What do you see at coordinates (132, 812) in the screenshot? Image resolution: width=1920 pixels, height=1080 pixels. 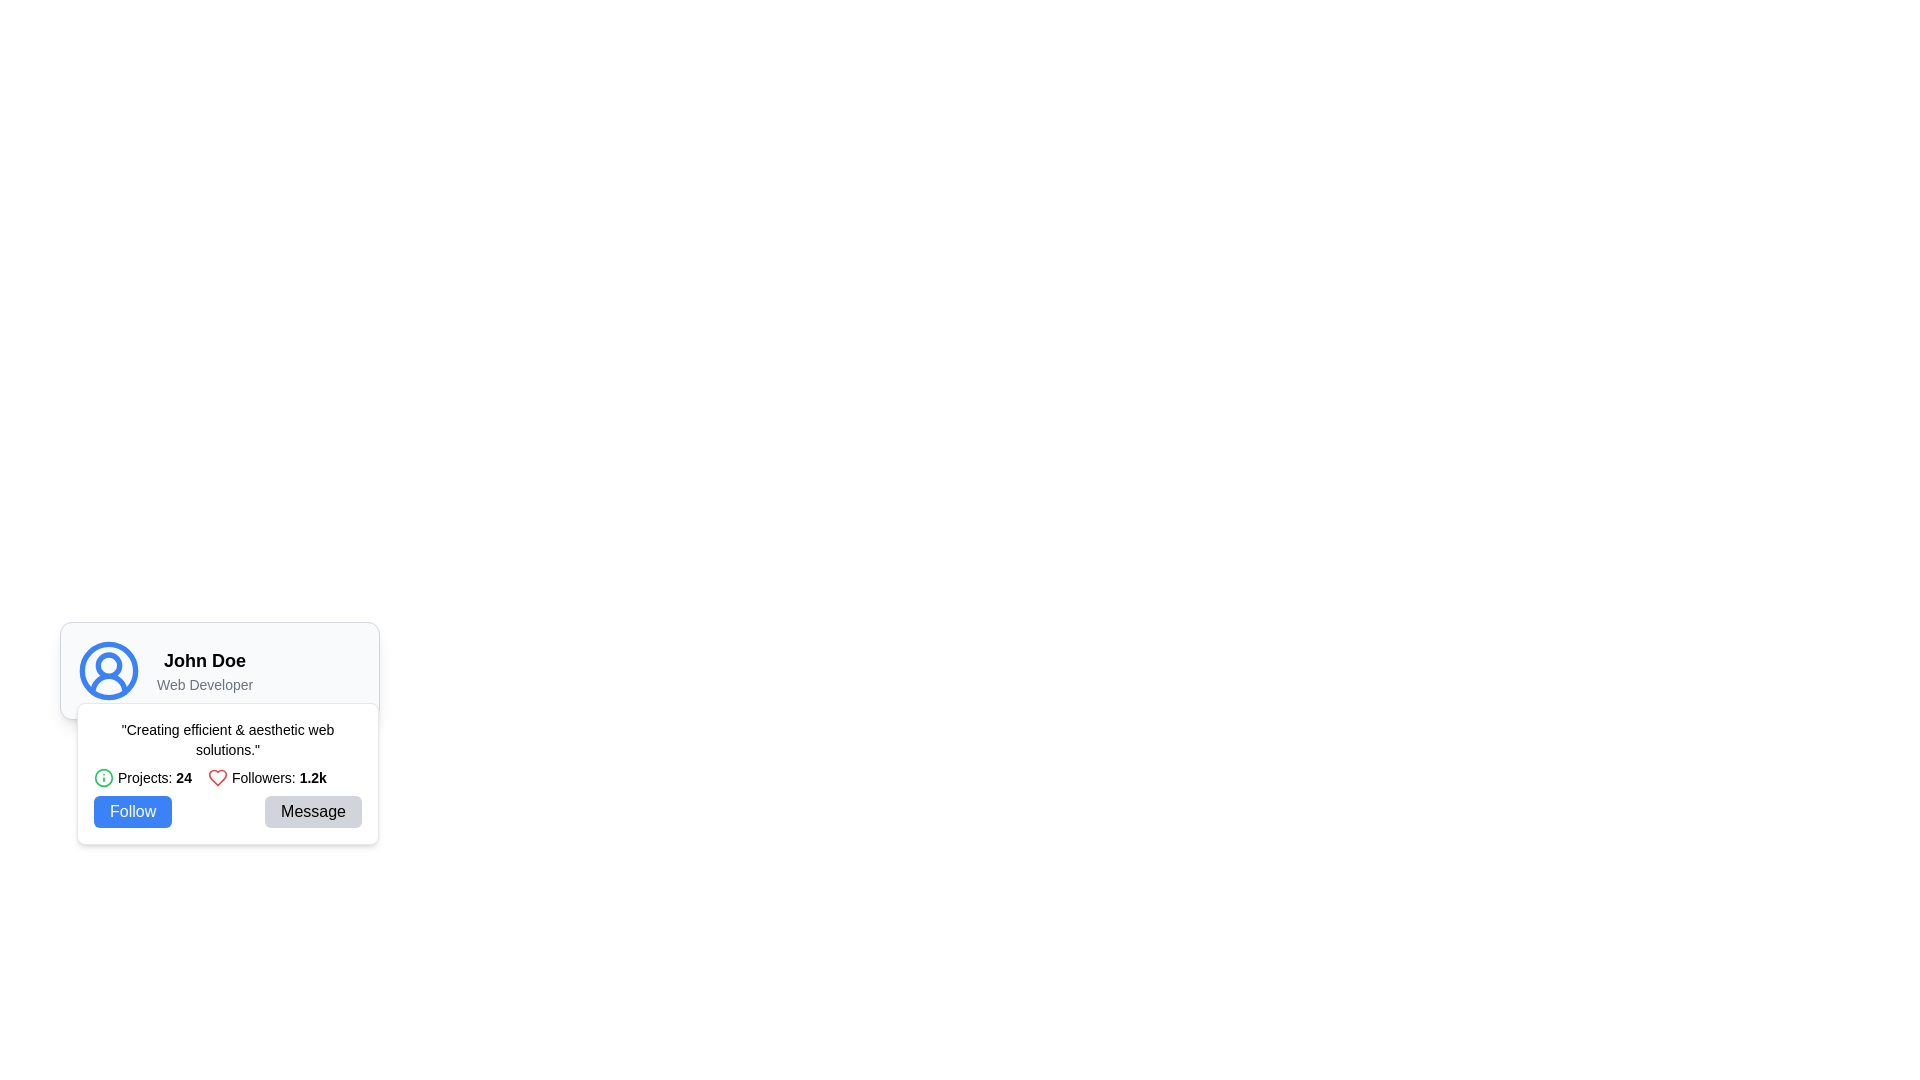 I see `the blue 'Follow' button with rounded edges located at the bottom left corner of the card component to initiate the follow action` at bounding box center [132, 812].